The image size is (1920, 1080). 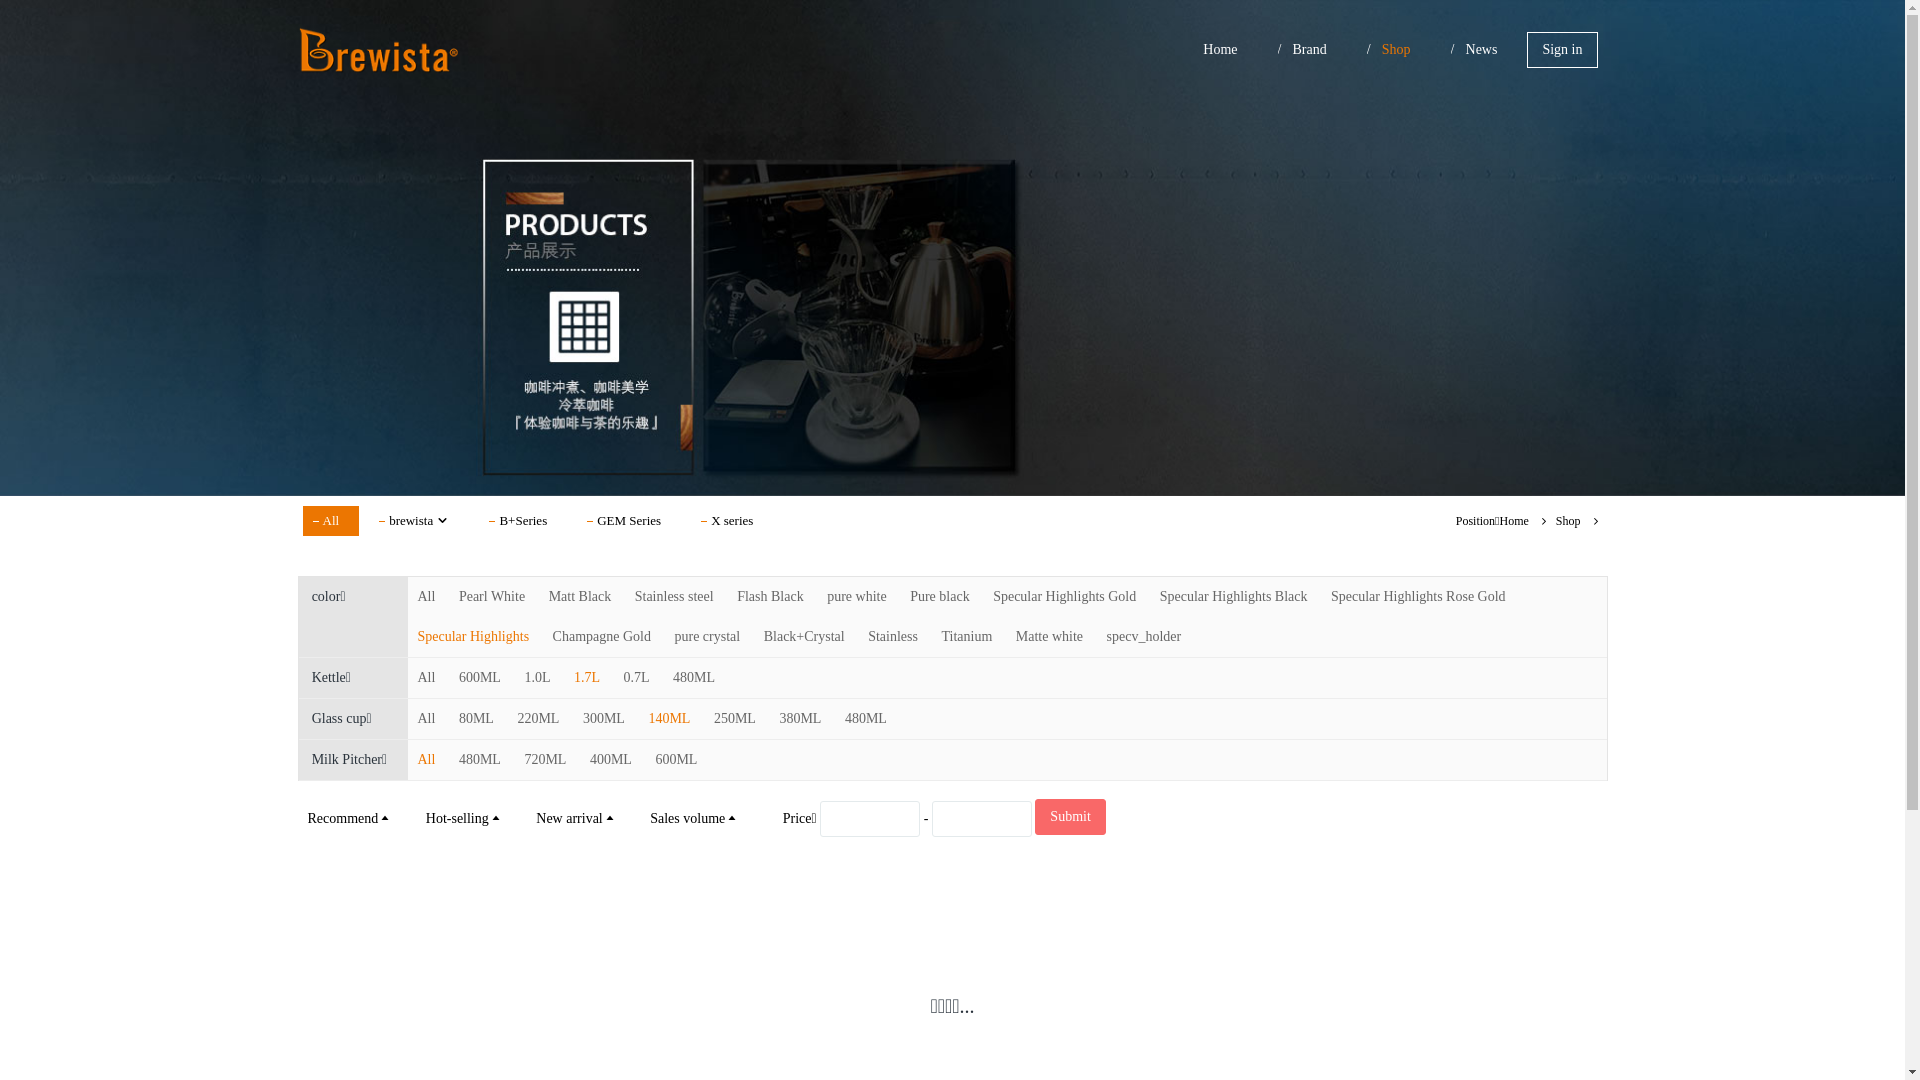 What do you see at coordinates (475, 717) in the screenshot?
I see `'80ML'` at bounding box center [475, 717].